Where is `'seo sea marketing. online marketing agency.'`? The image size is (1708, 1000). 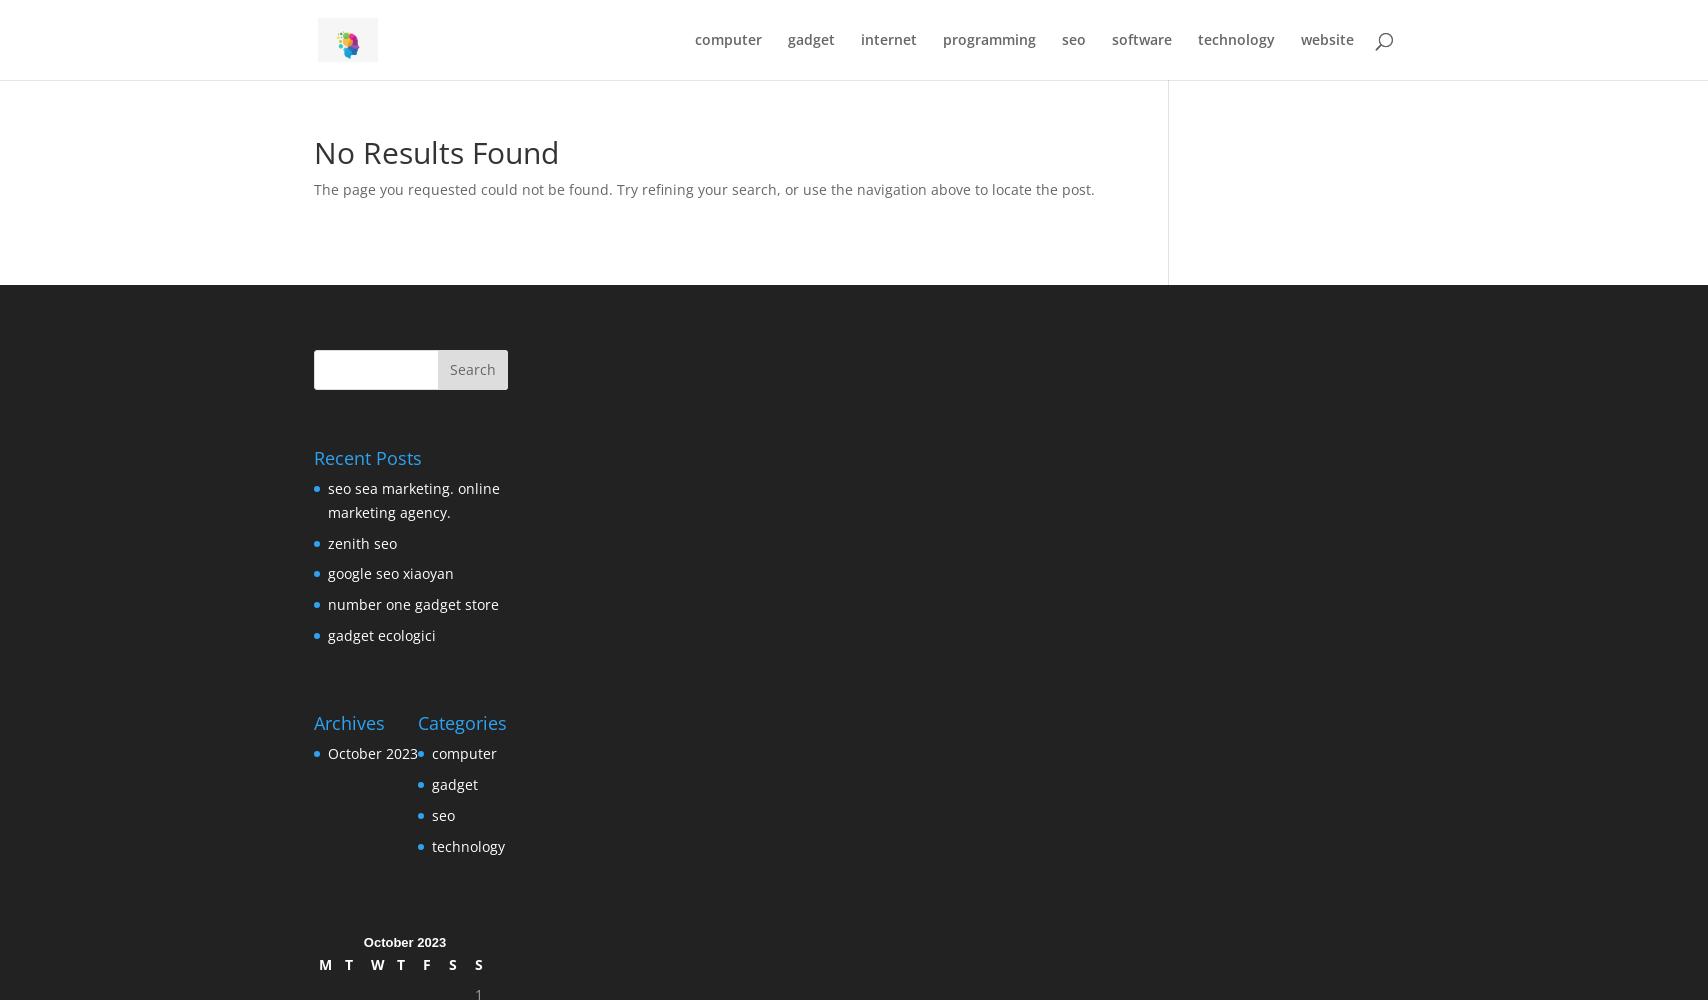
'seo sea marketing. online marketing agency.' is located at coordinates (414, 498).